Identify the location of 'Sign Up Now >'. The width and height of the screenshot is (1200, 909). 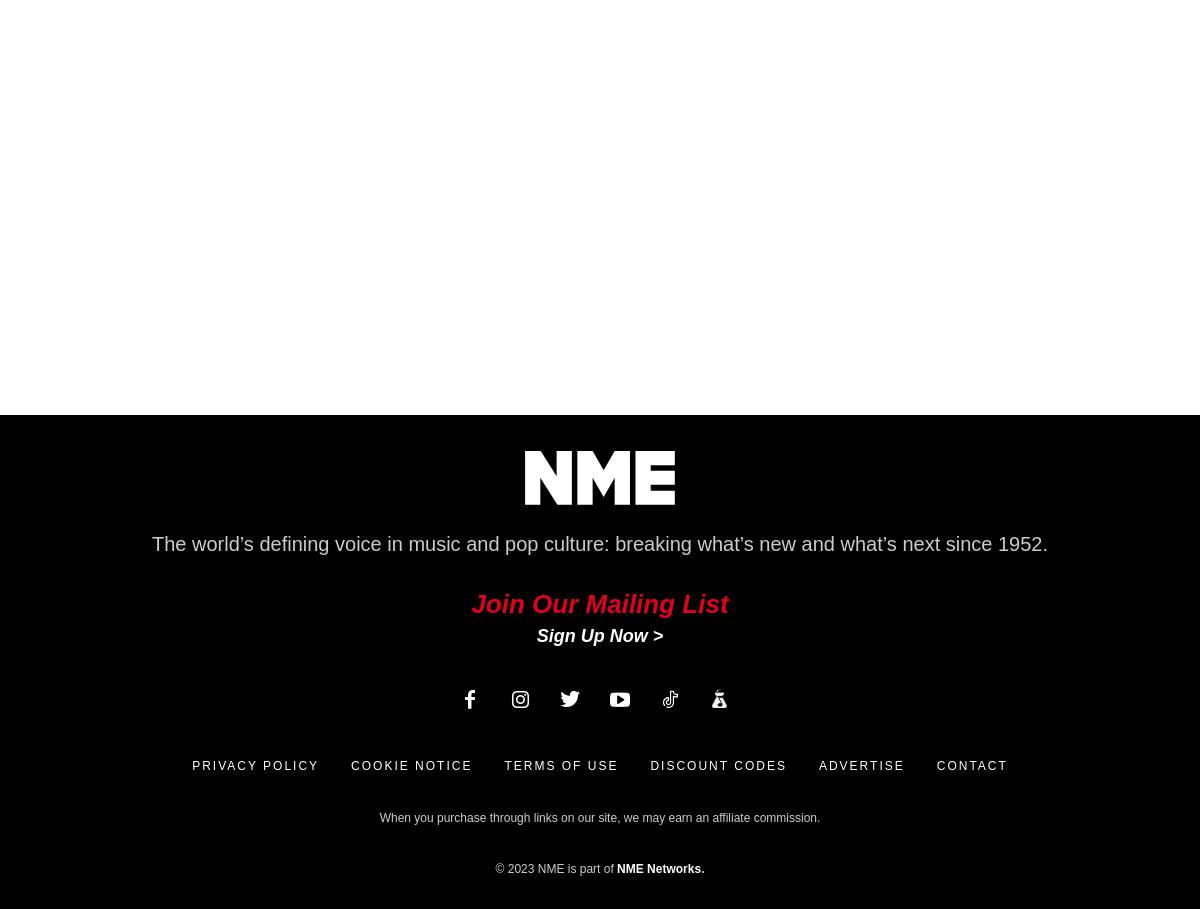
(598, 634).